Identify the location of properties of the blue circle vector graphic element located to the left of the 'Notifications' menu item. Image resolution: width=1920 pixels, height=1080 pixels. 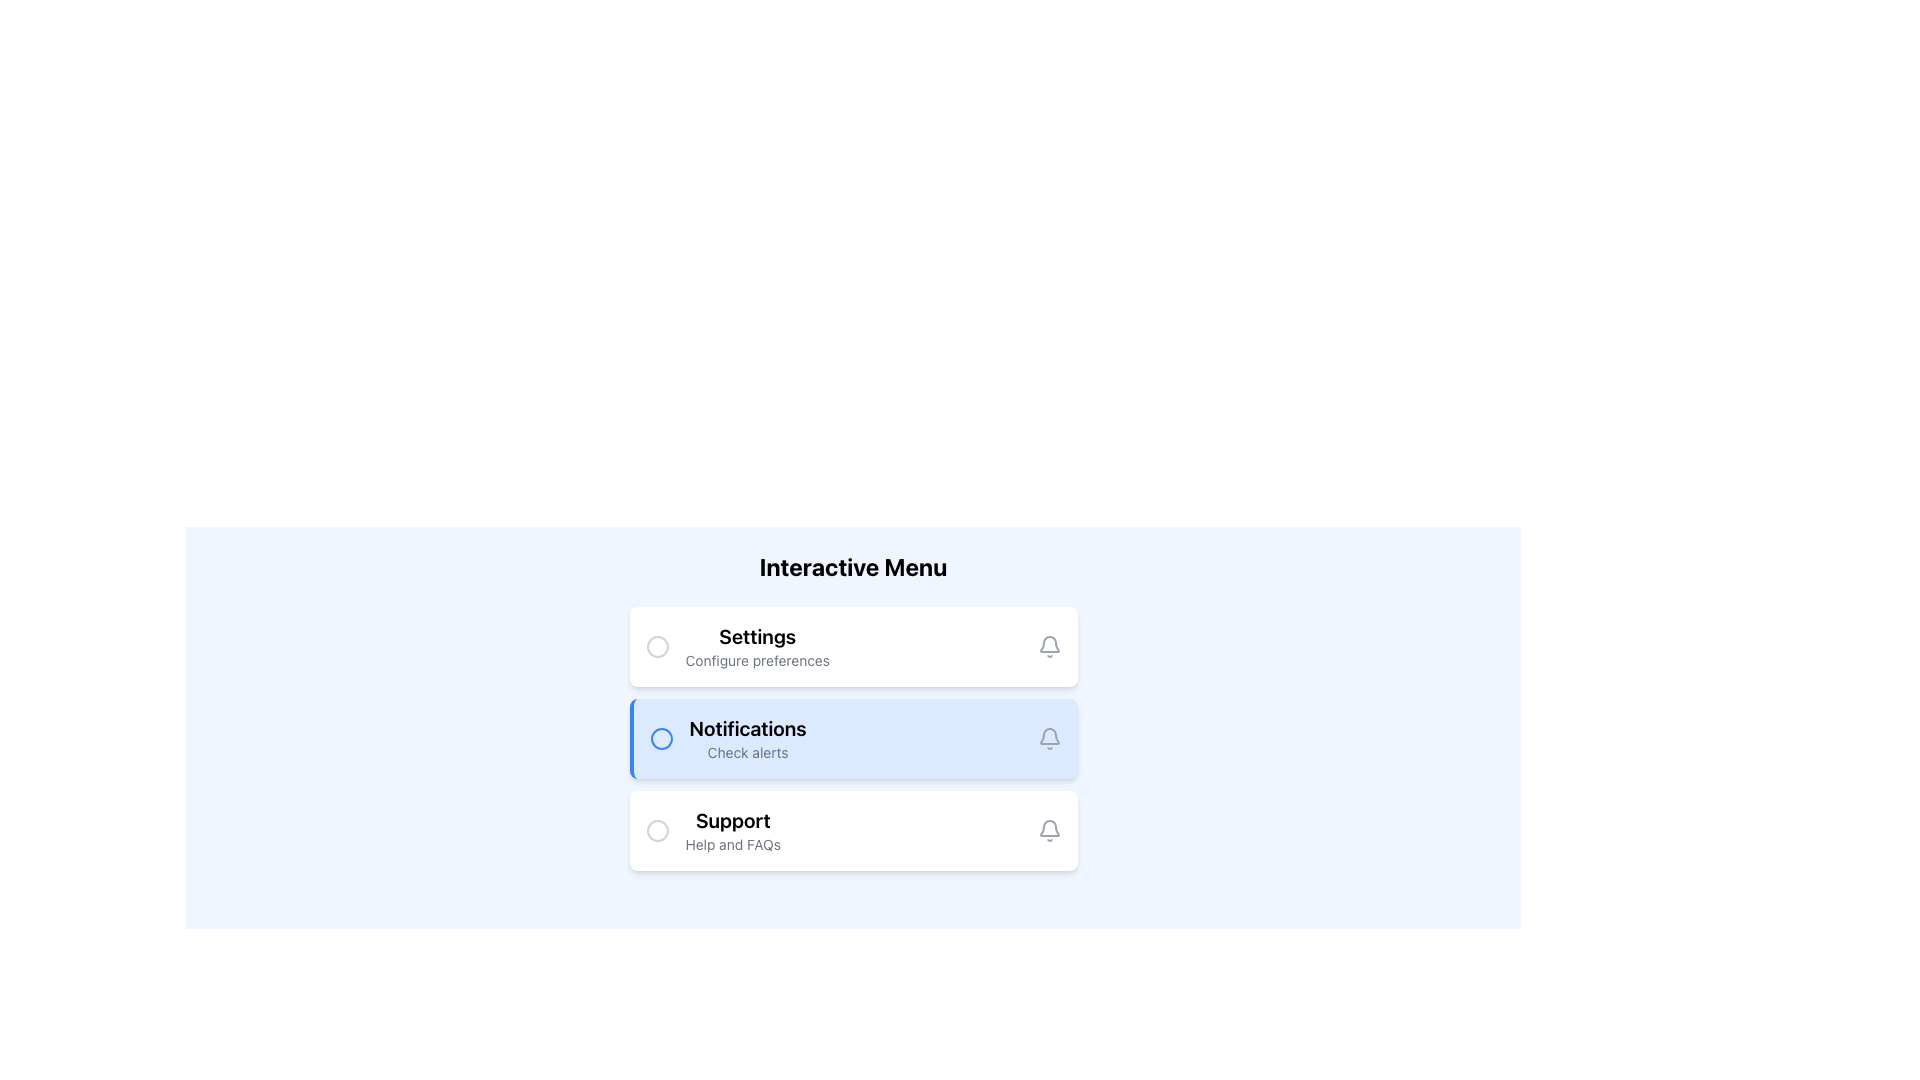
(661, 739).